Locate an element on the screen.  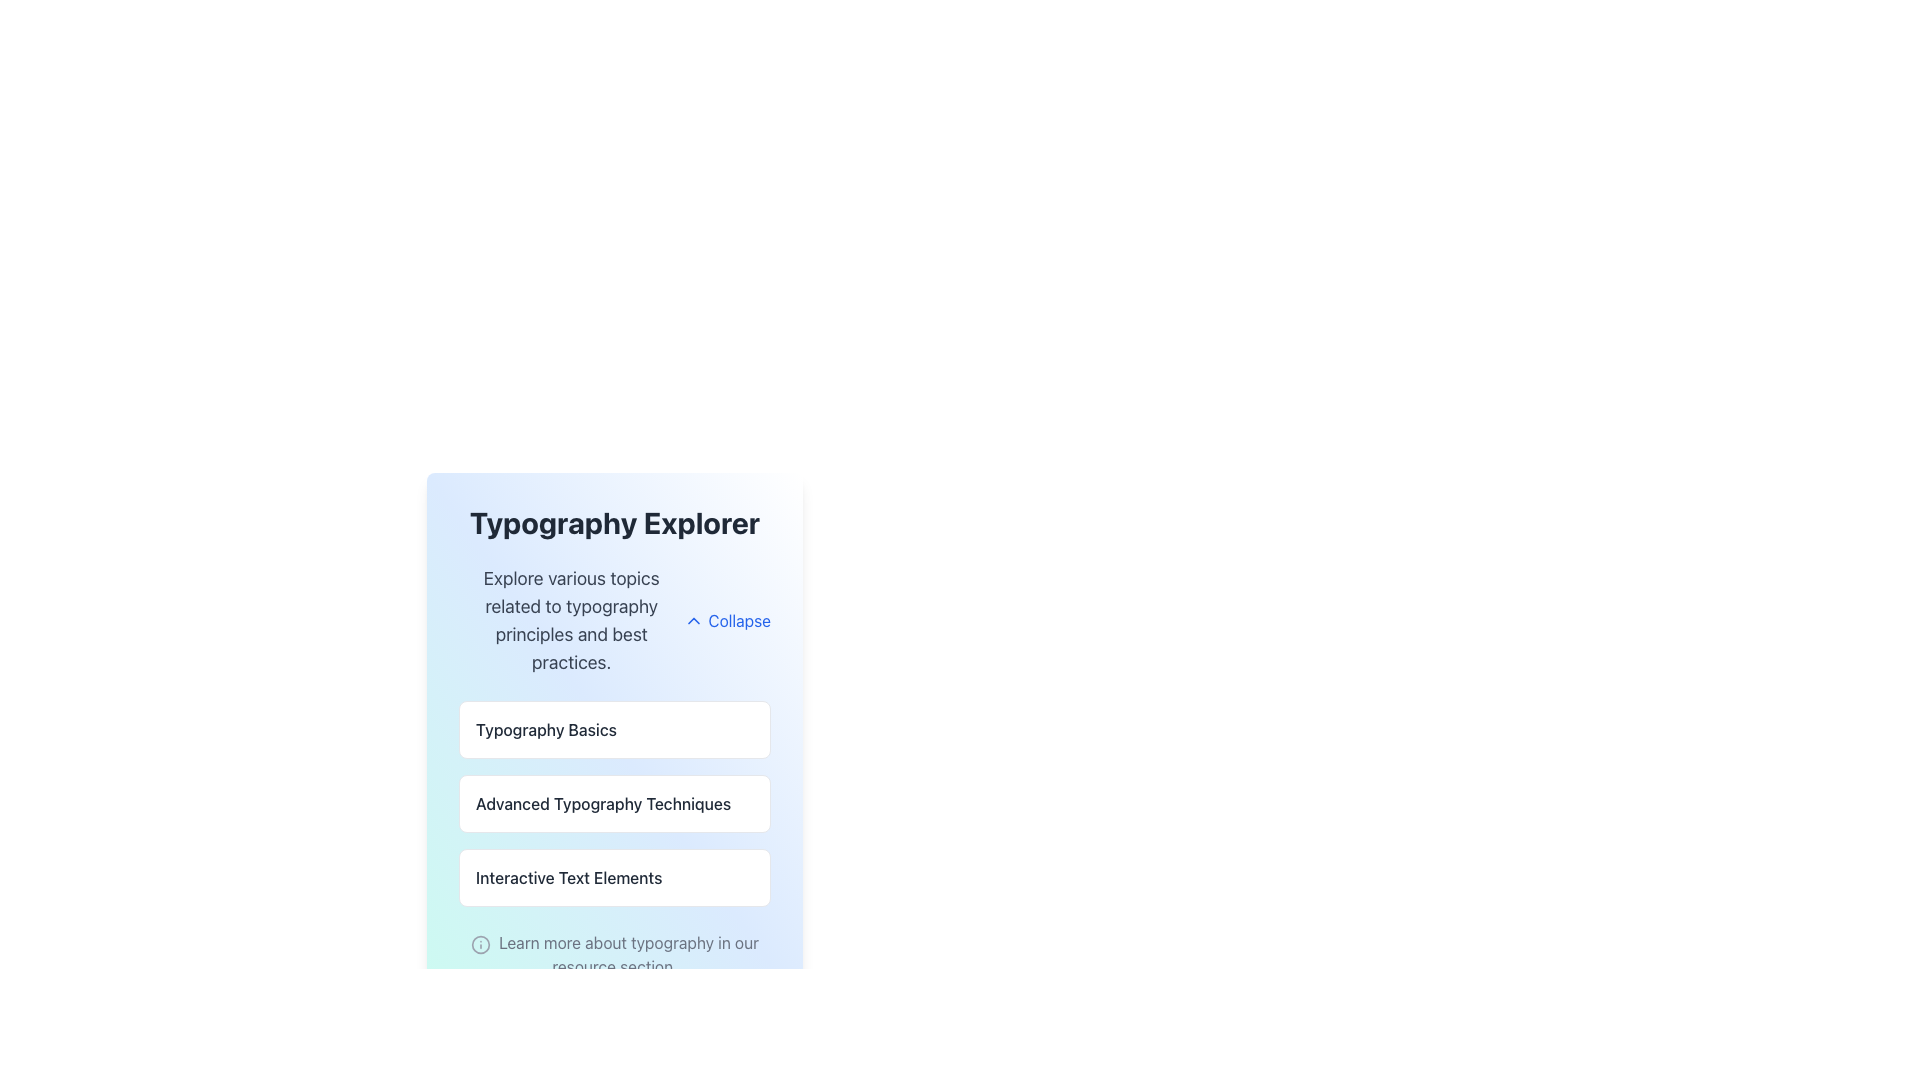
the text label displaying 'Interactive Text Elements' in dark gray, located below the header 'Typography Explorer' and above the informational section is located at coordinates (568, 877).